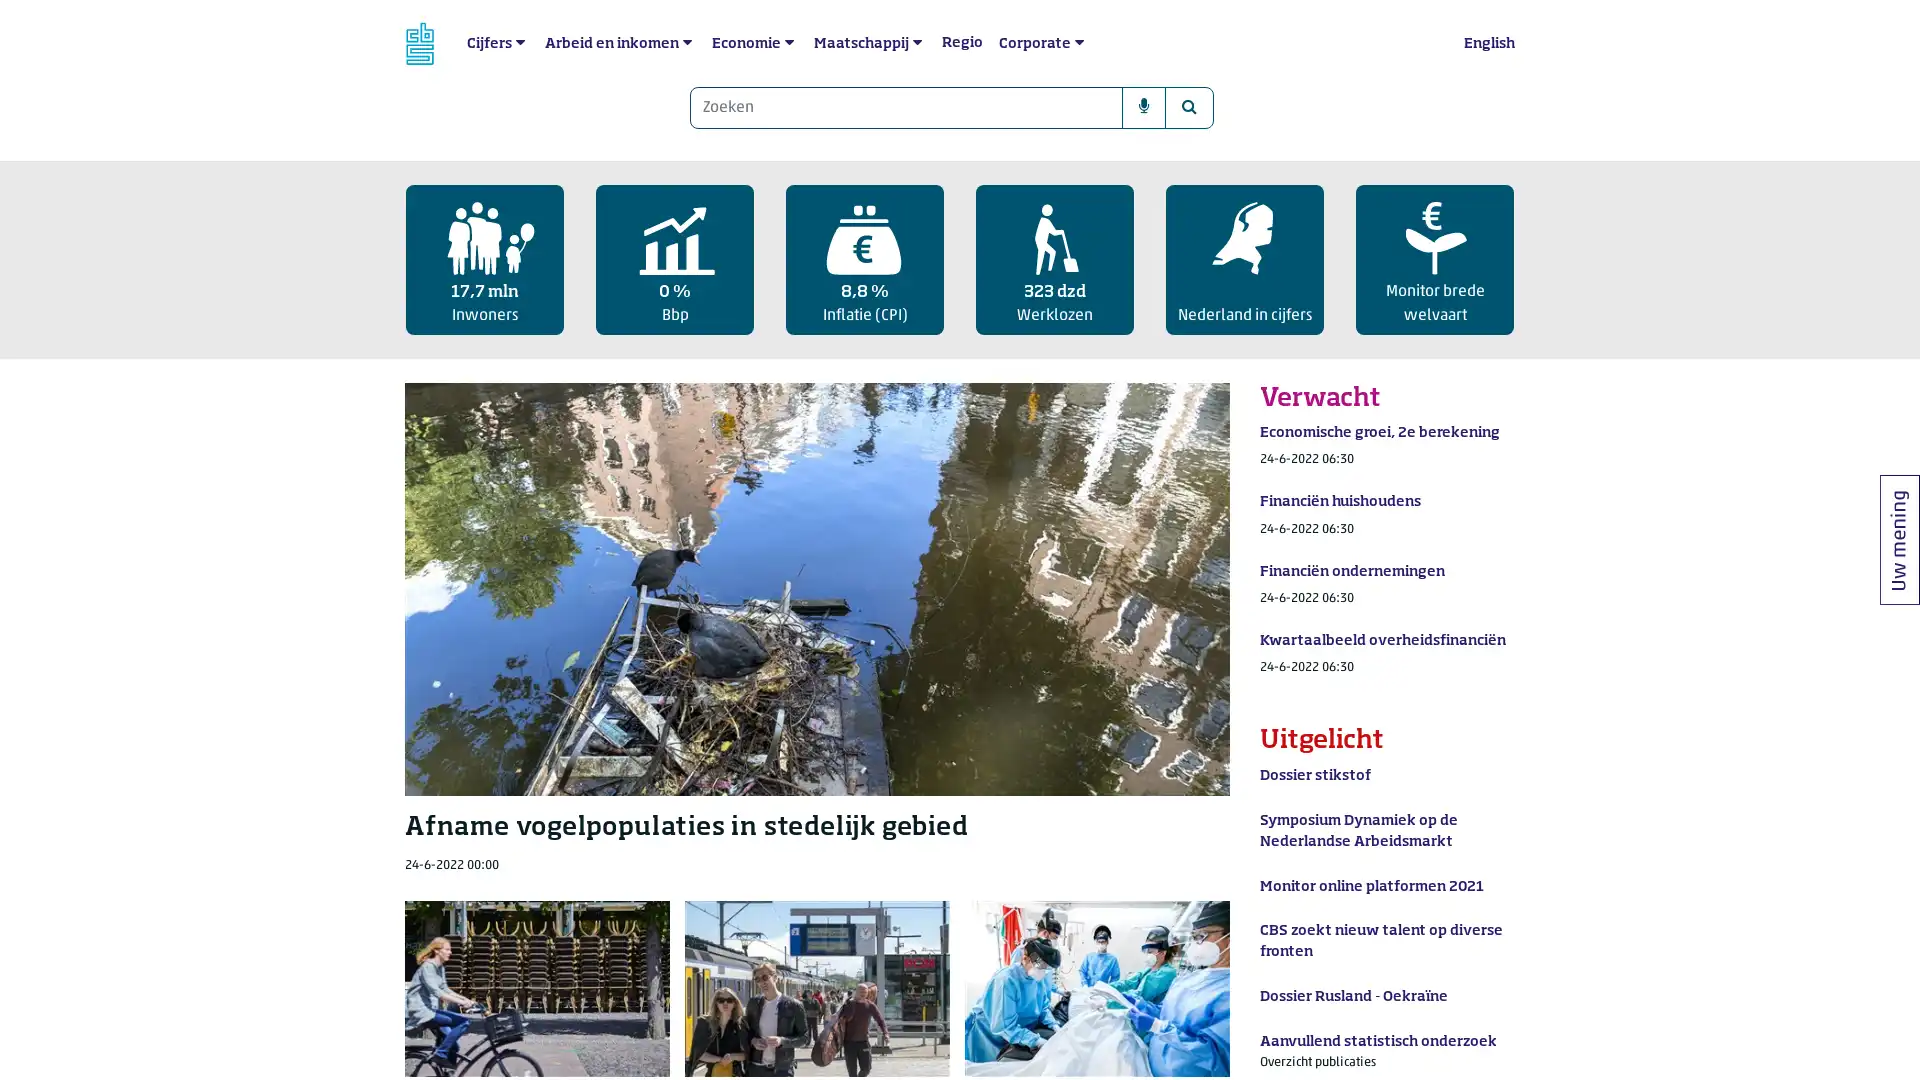  I want to click on Zoeken, so click(1189, 108).